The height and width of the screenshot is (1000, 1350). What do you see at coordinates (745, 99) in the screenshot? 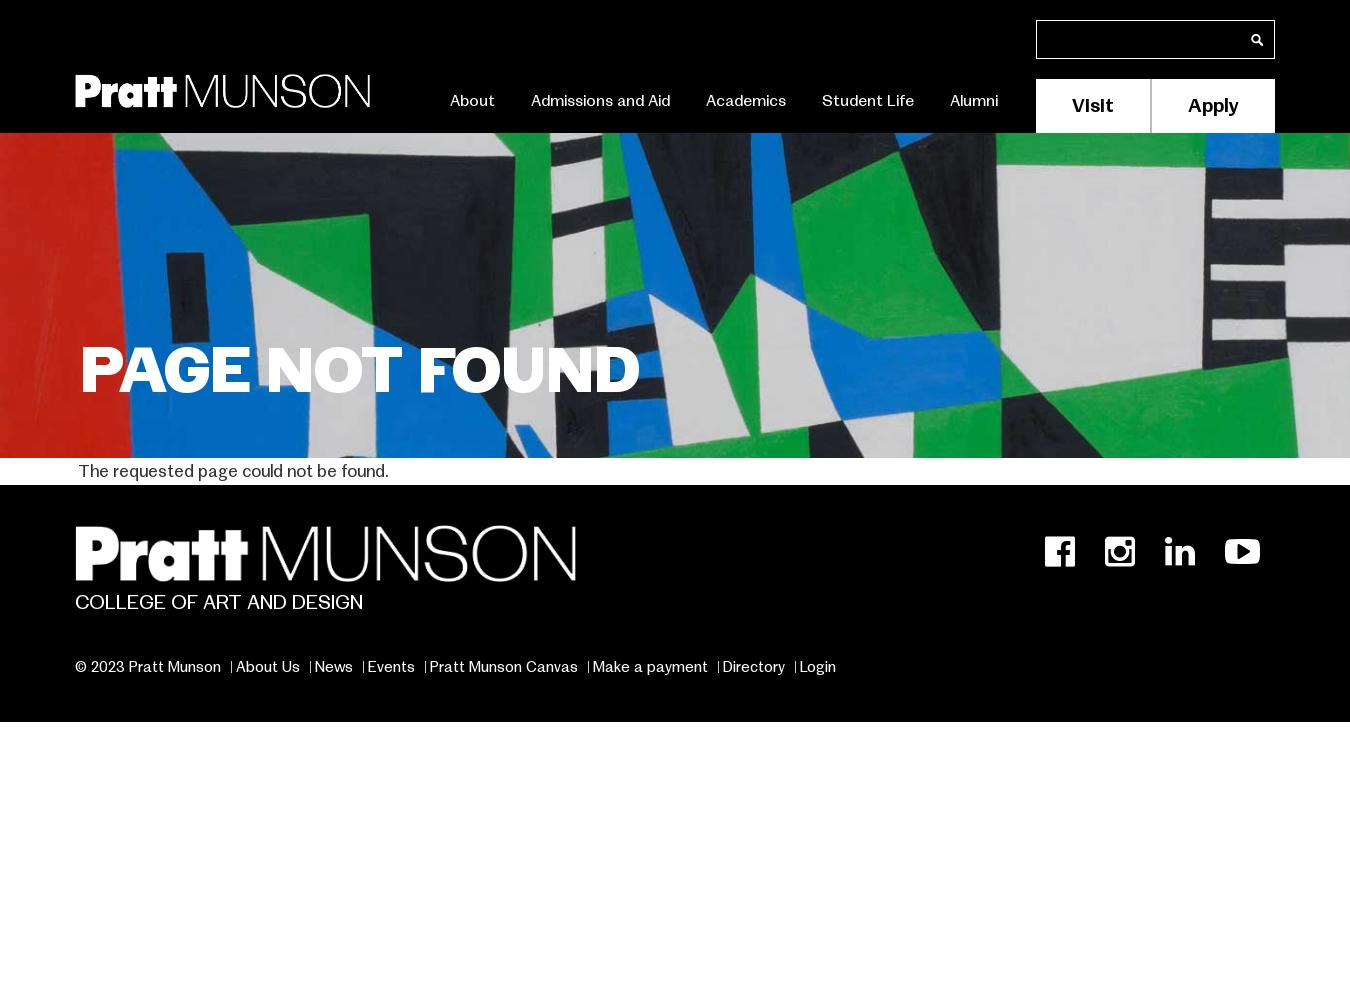
I see `'Academics'` at bounding box center [745, 99].